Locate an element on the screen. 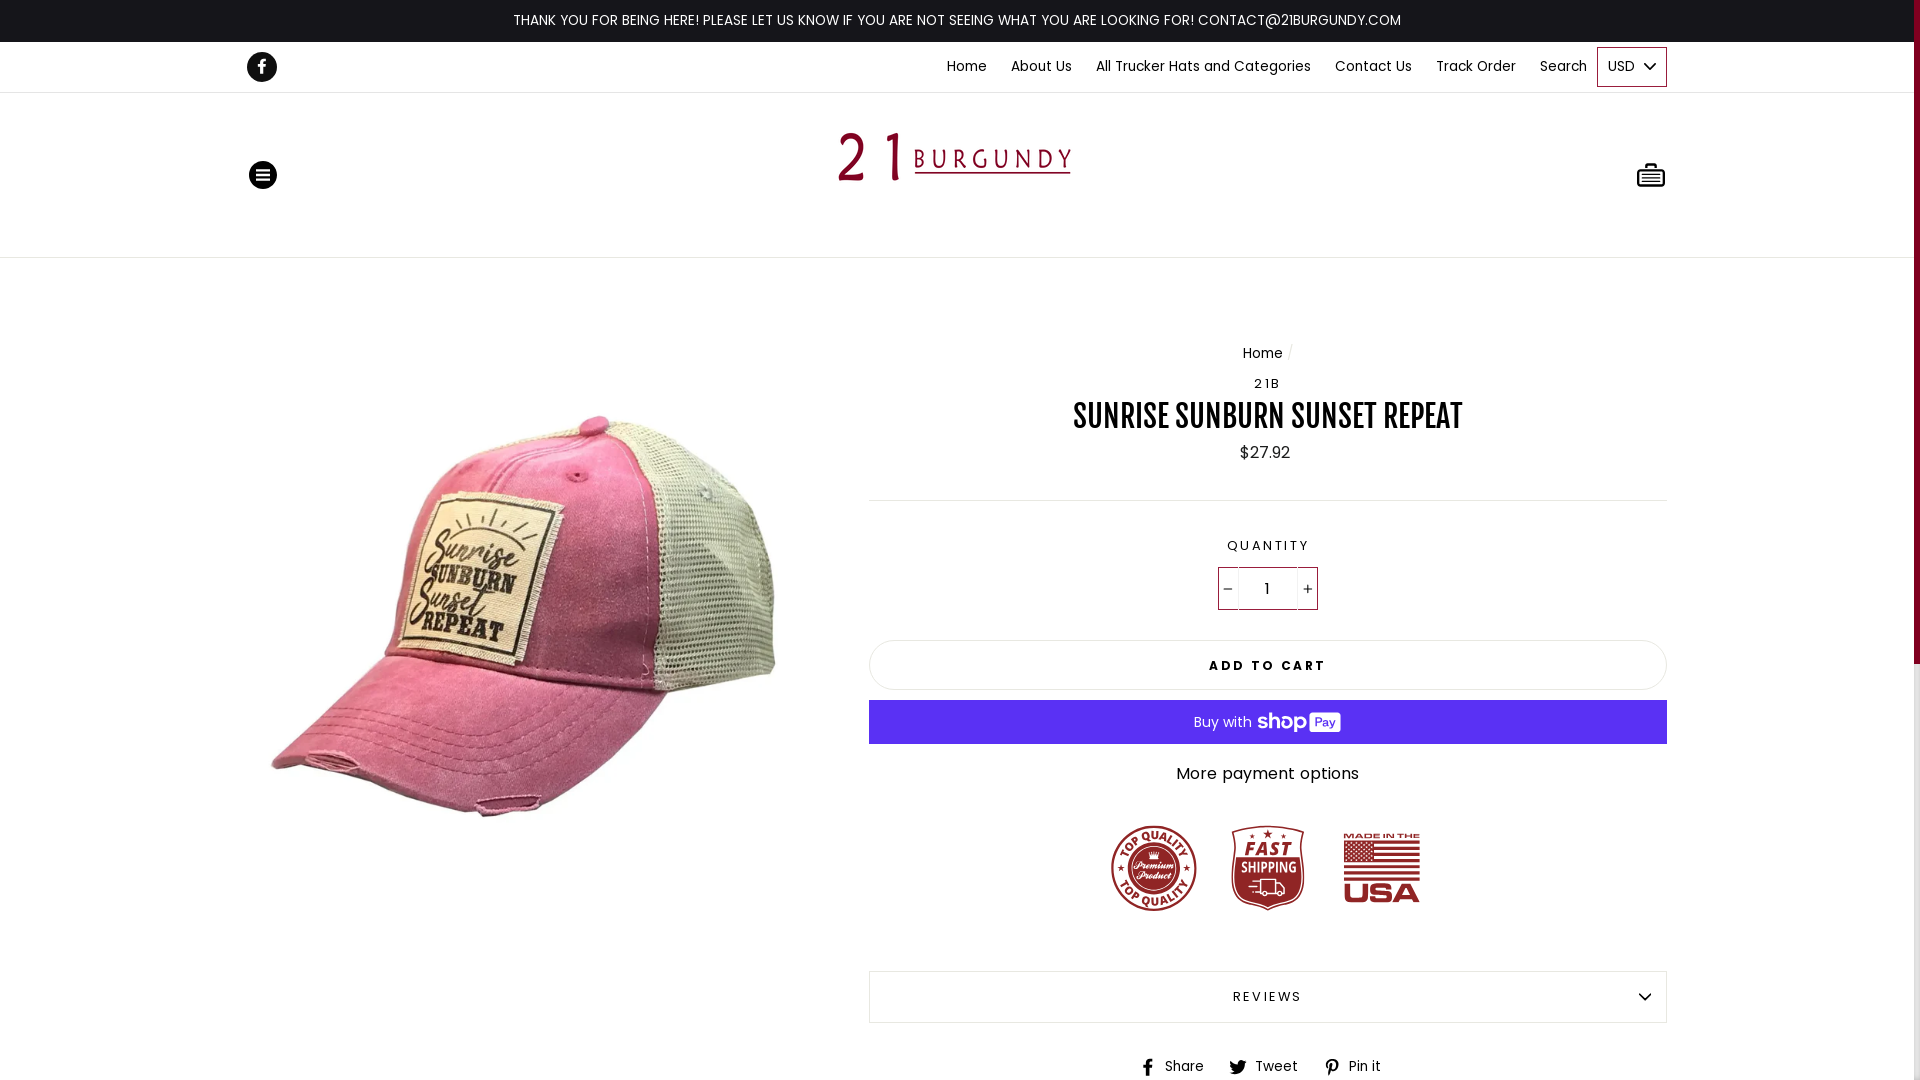  'About Us' is located at coordinates (1040, 65).